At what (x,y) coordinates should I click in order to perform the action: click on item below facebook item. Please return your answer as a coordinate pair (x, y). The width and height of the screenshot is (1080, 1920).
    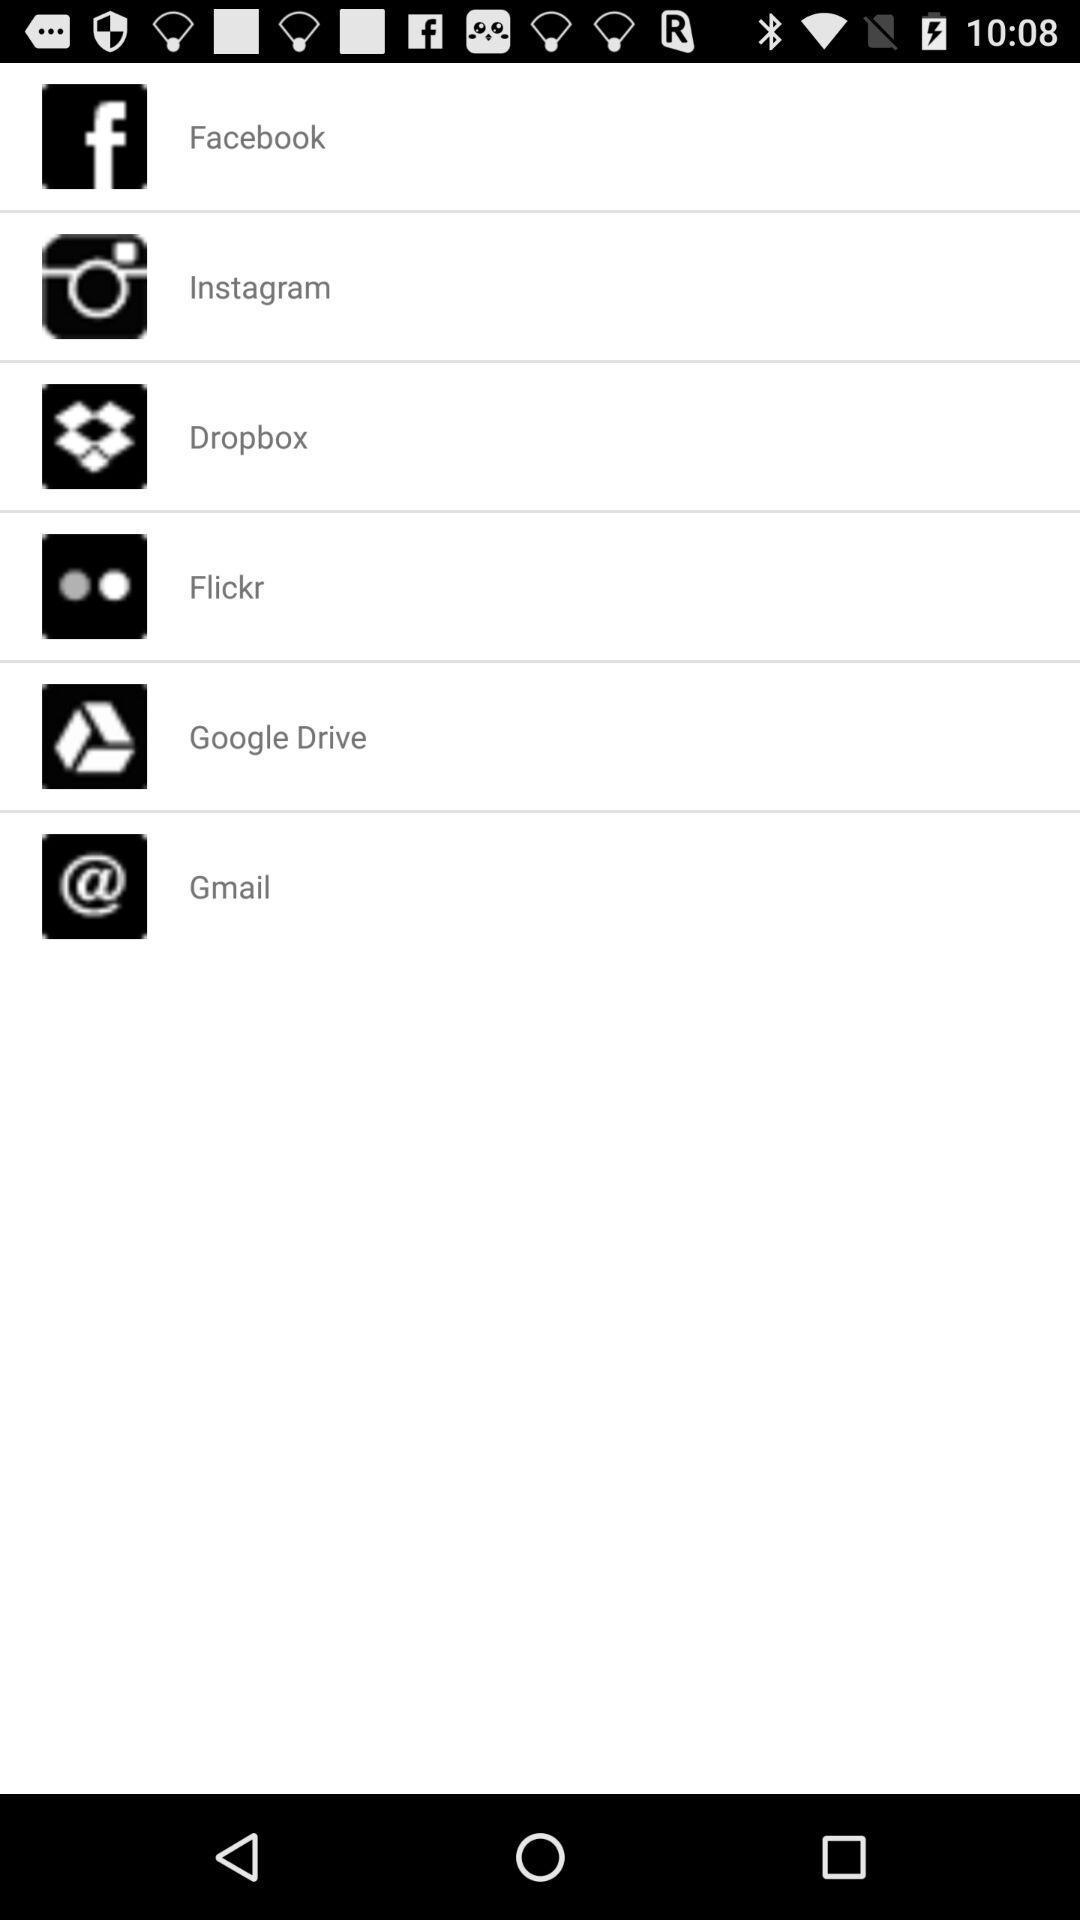
    Looking at the image, I should click on (259, 285).